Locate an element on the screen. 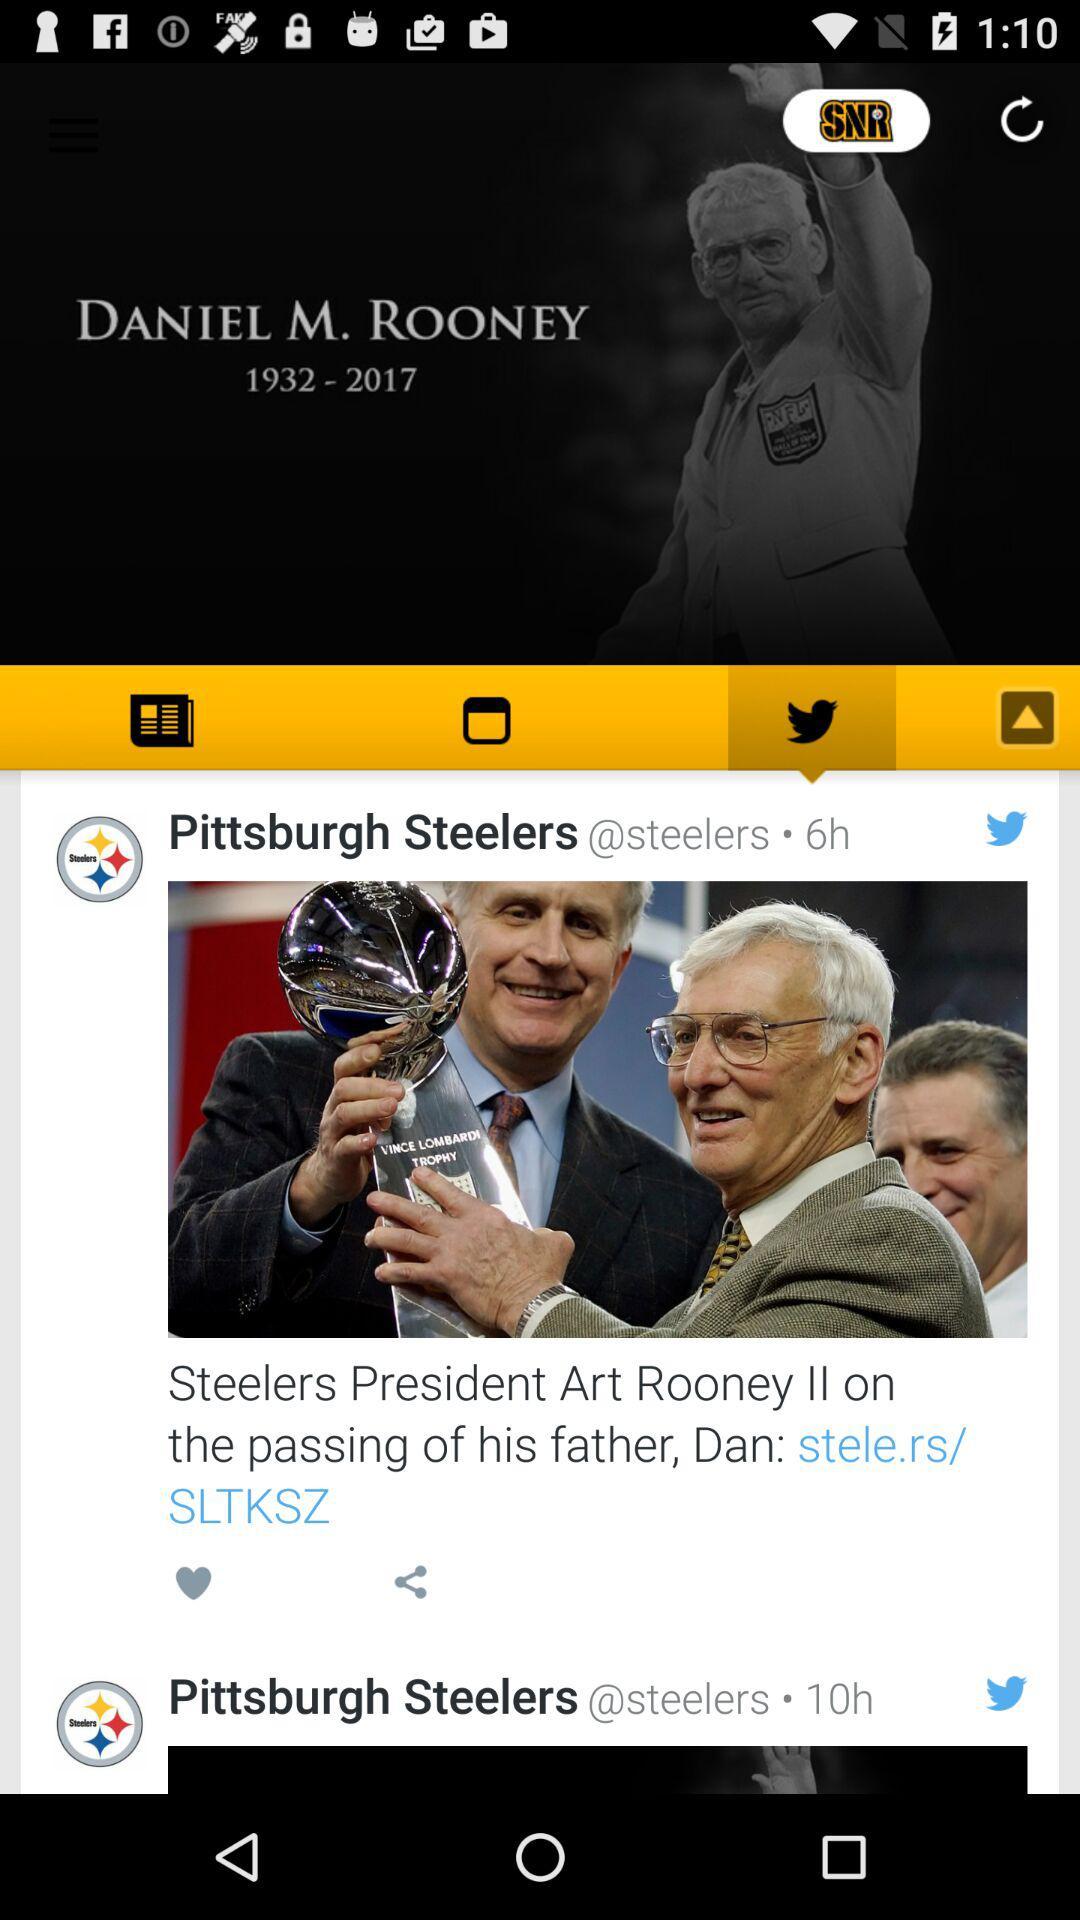 This screenshot has height=1920, width=1080. the item to the right of the @steelers item is located at coordinates (822, 1696).